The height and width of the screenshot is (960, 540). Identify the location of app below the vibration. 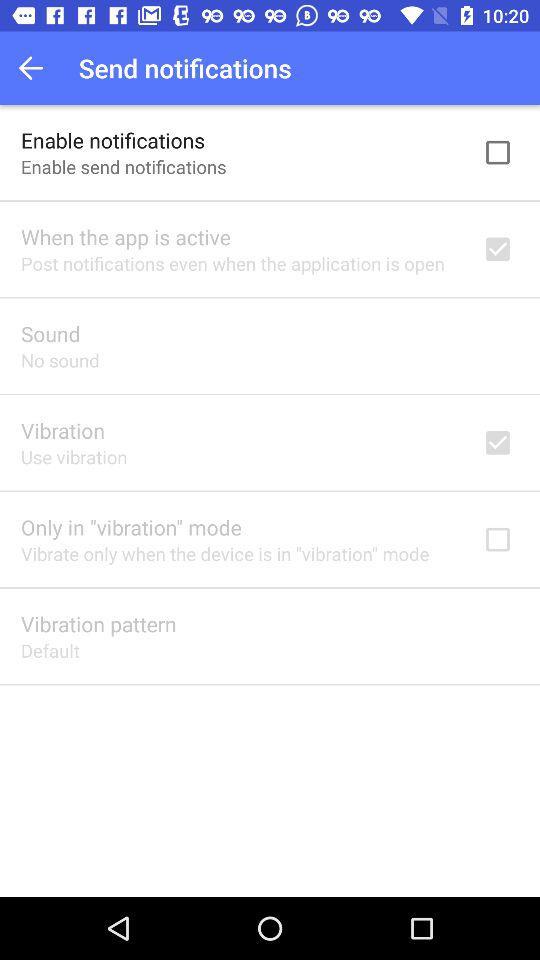
(73, 457).